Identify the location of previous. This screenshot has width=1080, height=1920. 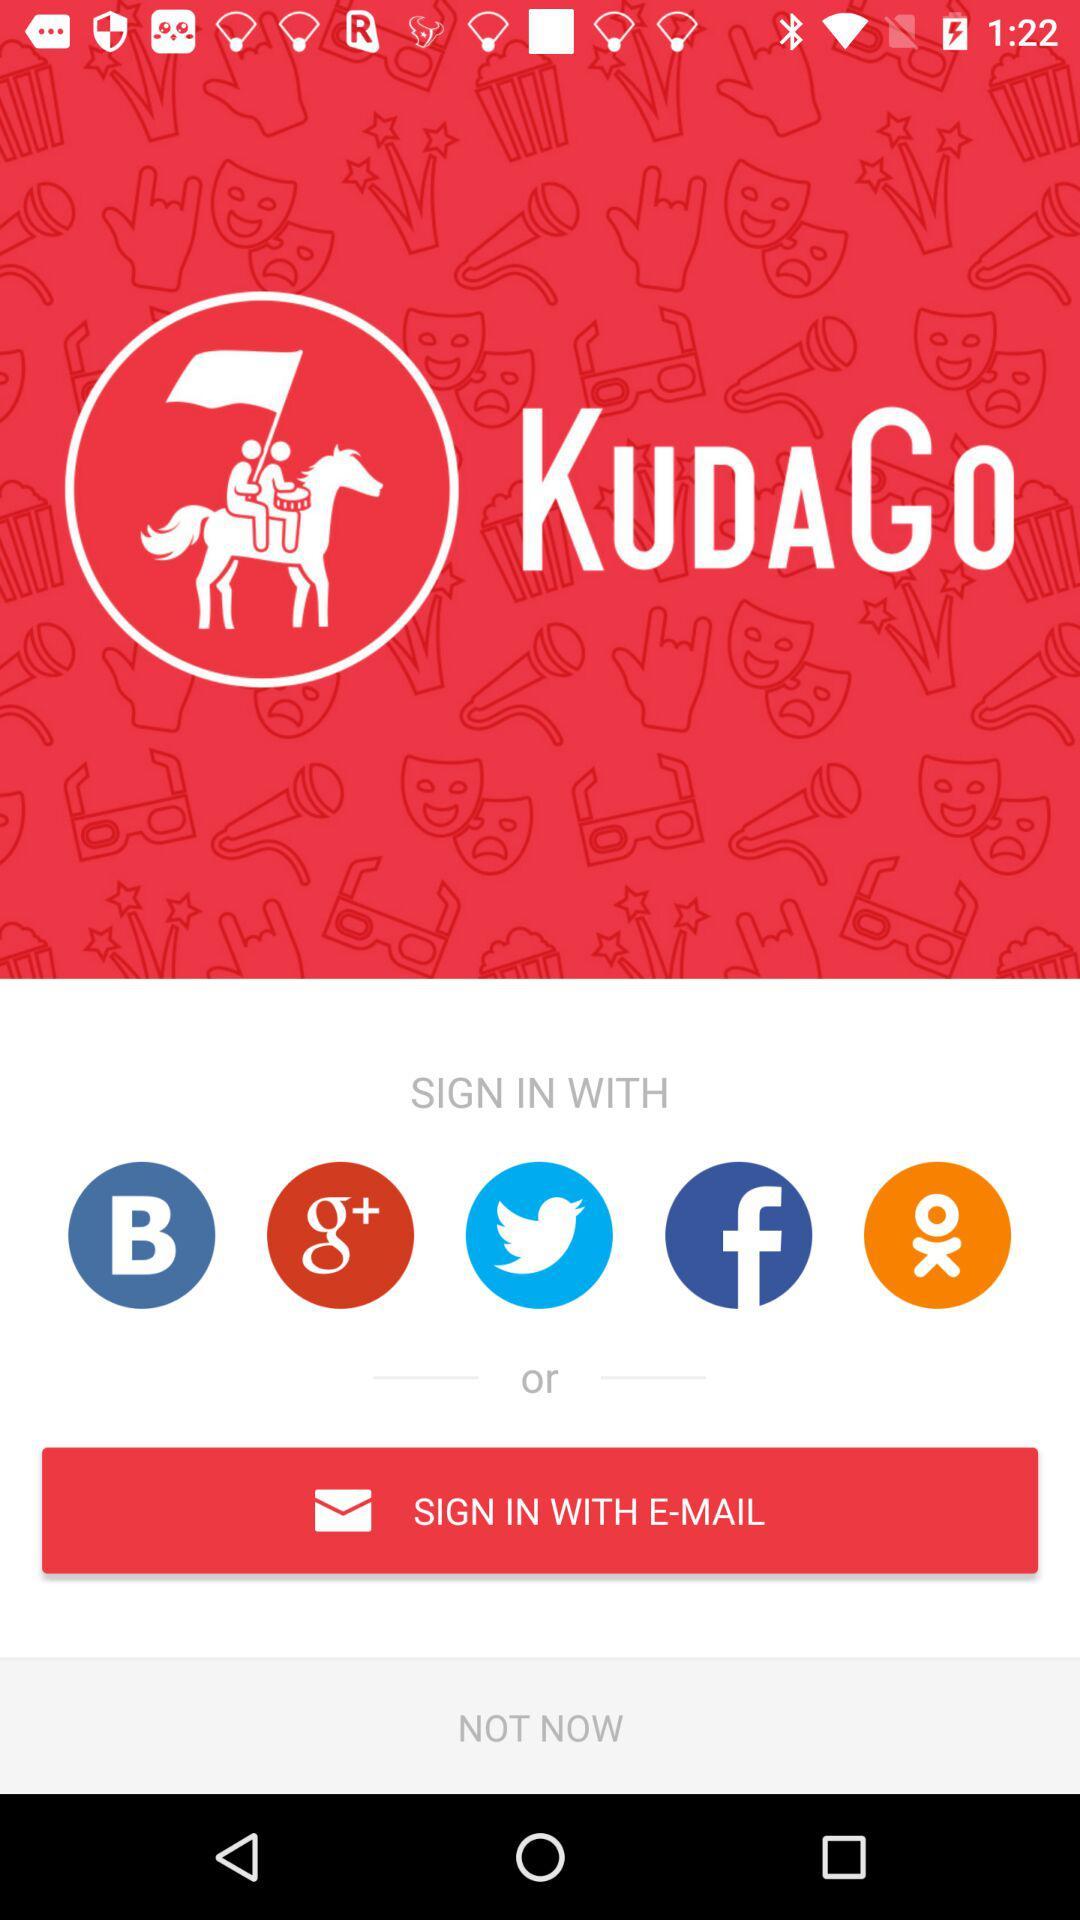
(339, 1234).